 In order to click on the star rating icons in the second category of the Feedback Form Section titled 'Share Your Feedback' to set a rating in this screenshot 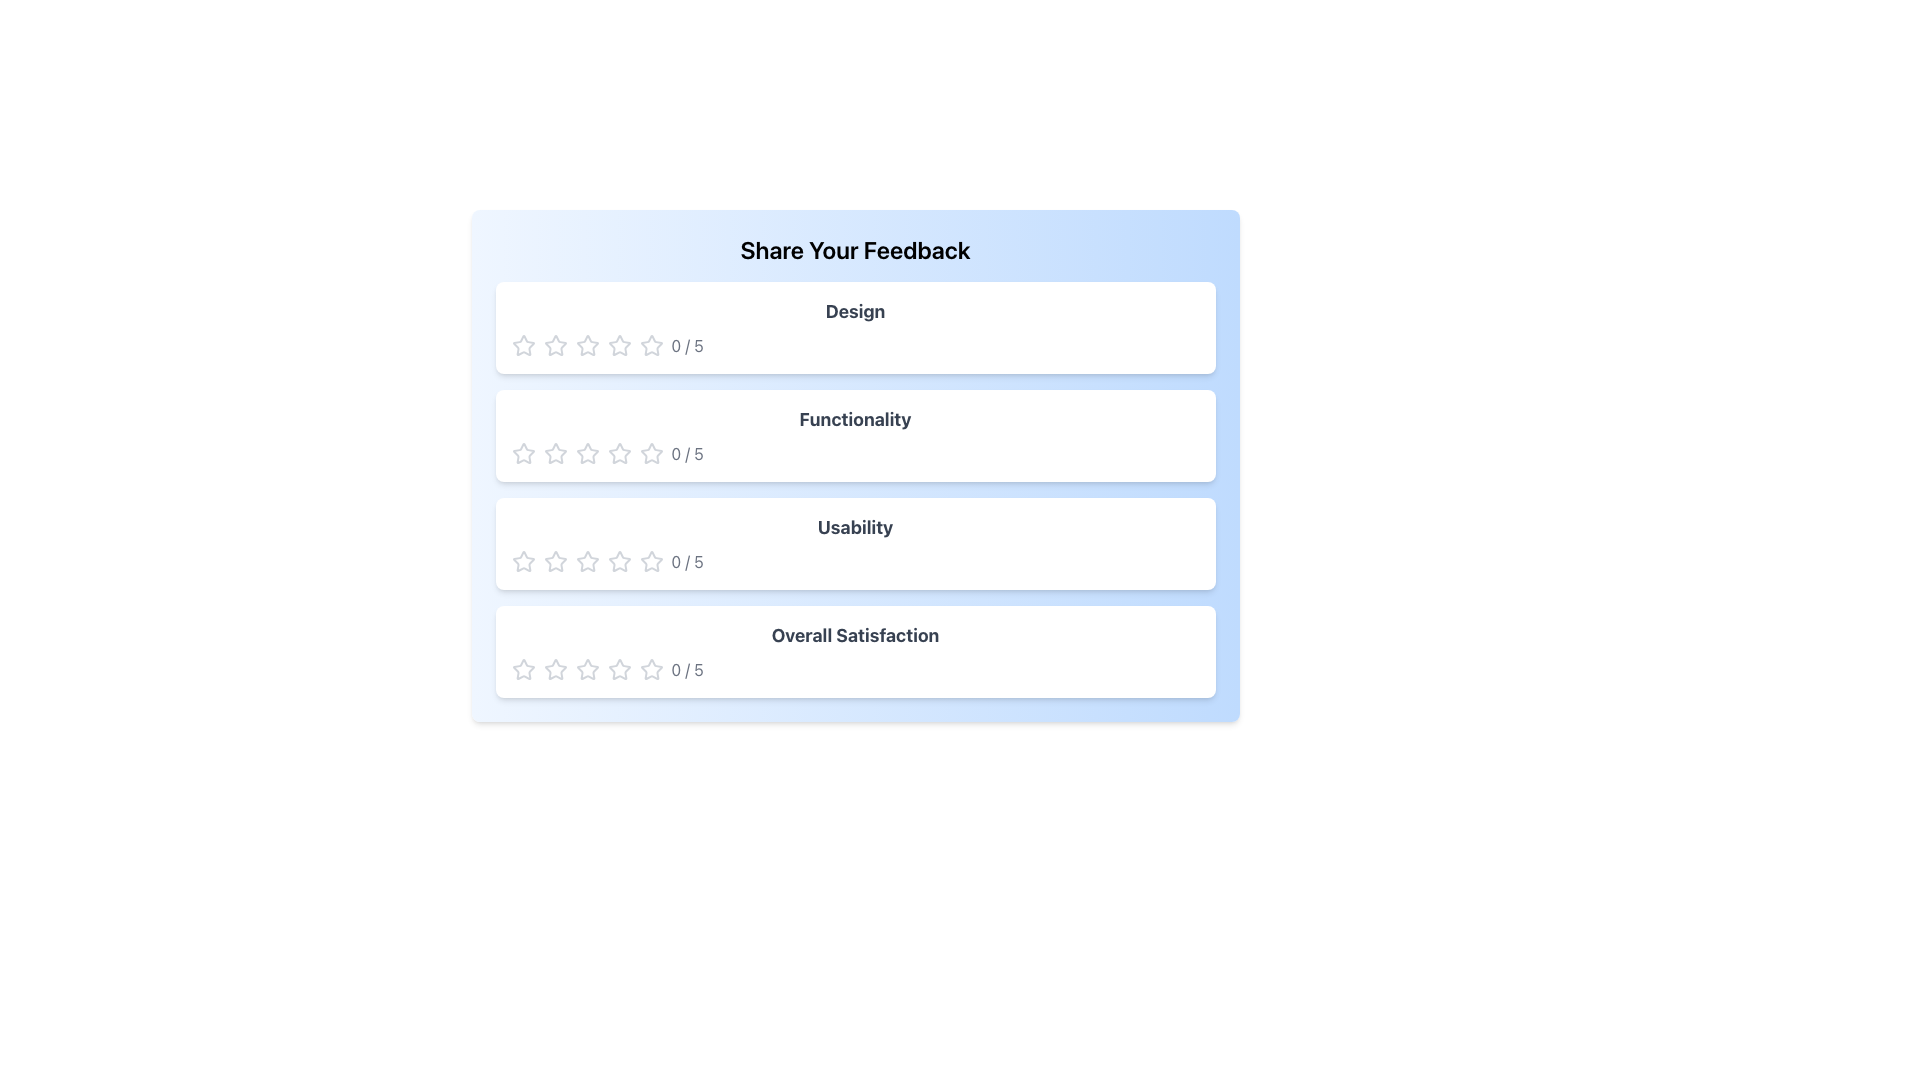, I will do `click(855, 466)`.